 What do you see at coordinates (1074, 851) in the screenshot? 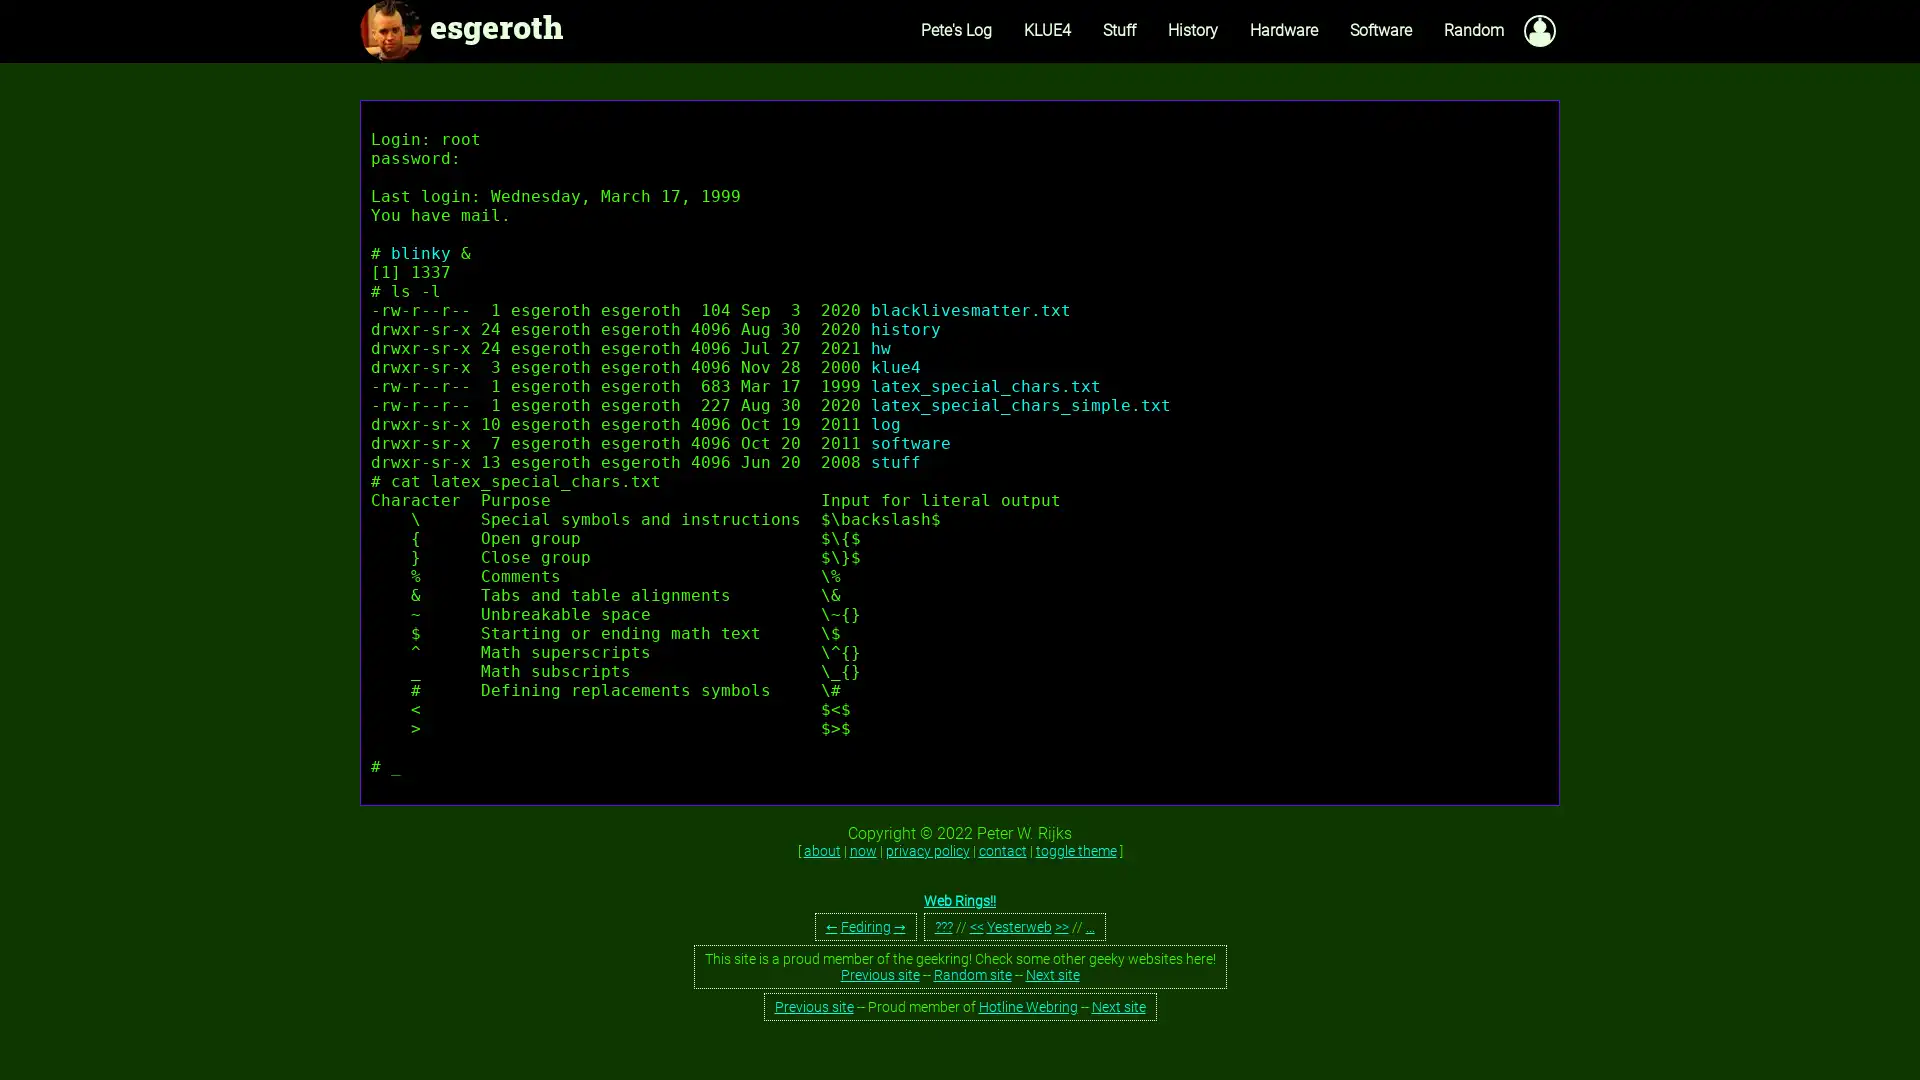
I see `toggle theme` at bounding box center [1074, 851].